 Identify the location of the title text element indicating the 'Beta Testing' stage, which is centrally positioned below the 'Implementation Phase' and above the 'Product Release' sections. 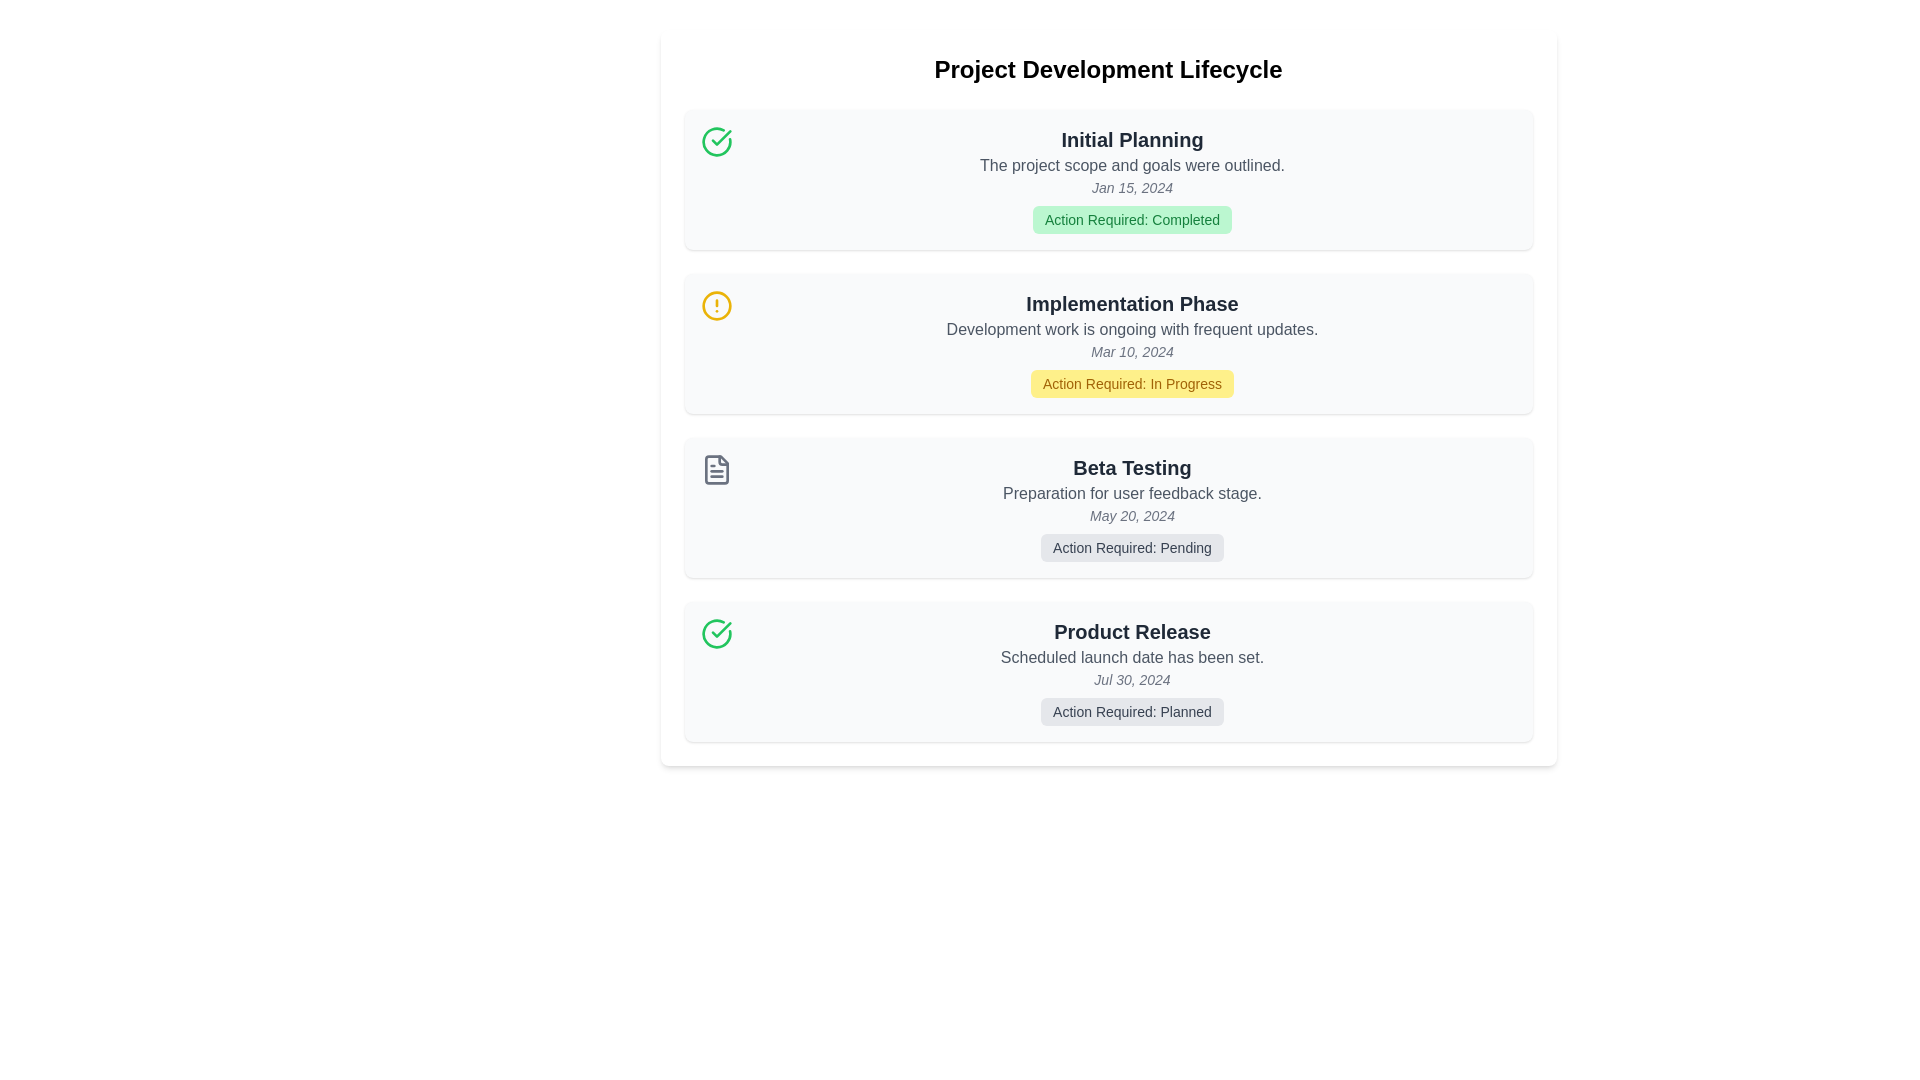
(1132, 467).